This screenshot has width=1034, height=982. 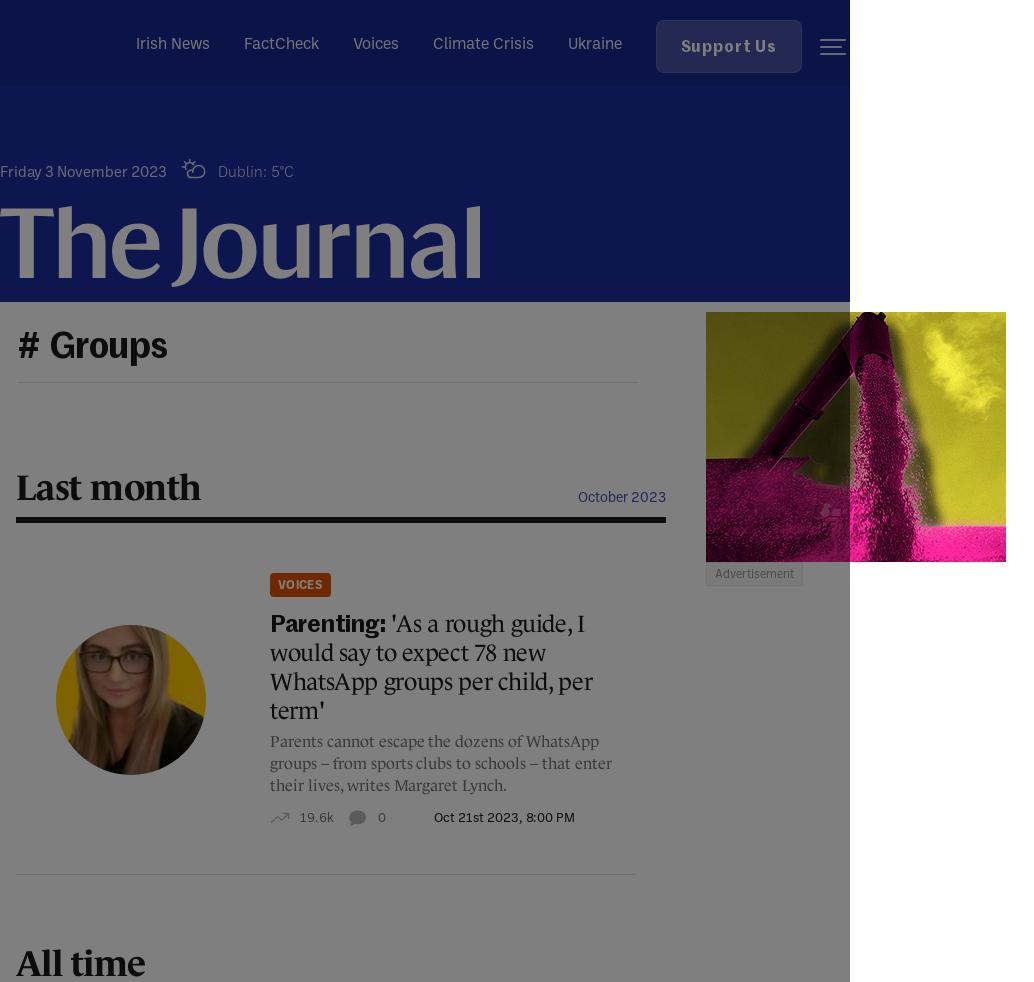 What do you see at coordinates (279, 41) in the screenshot?
I see `'FactCheck'` at bounding box center [279, 41].